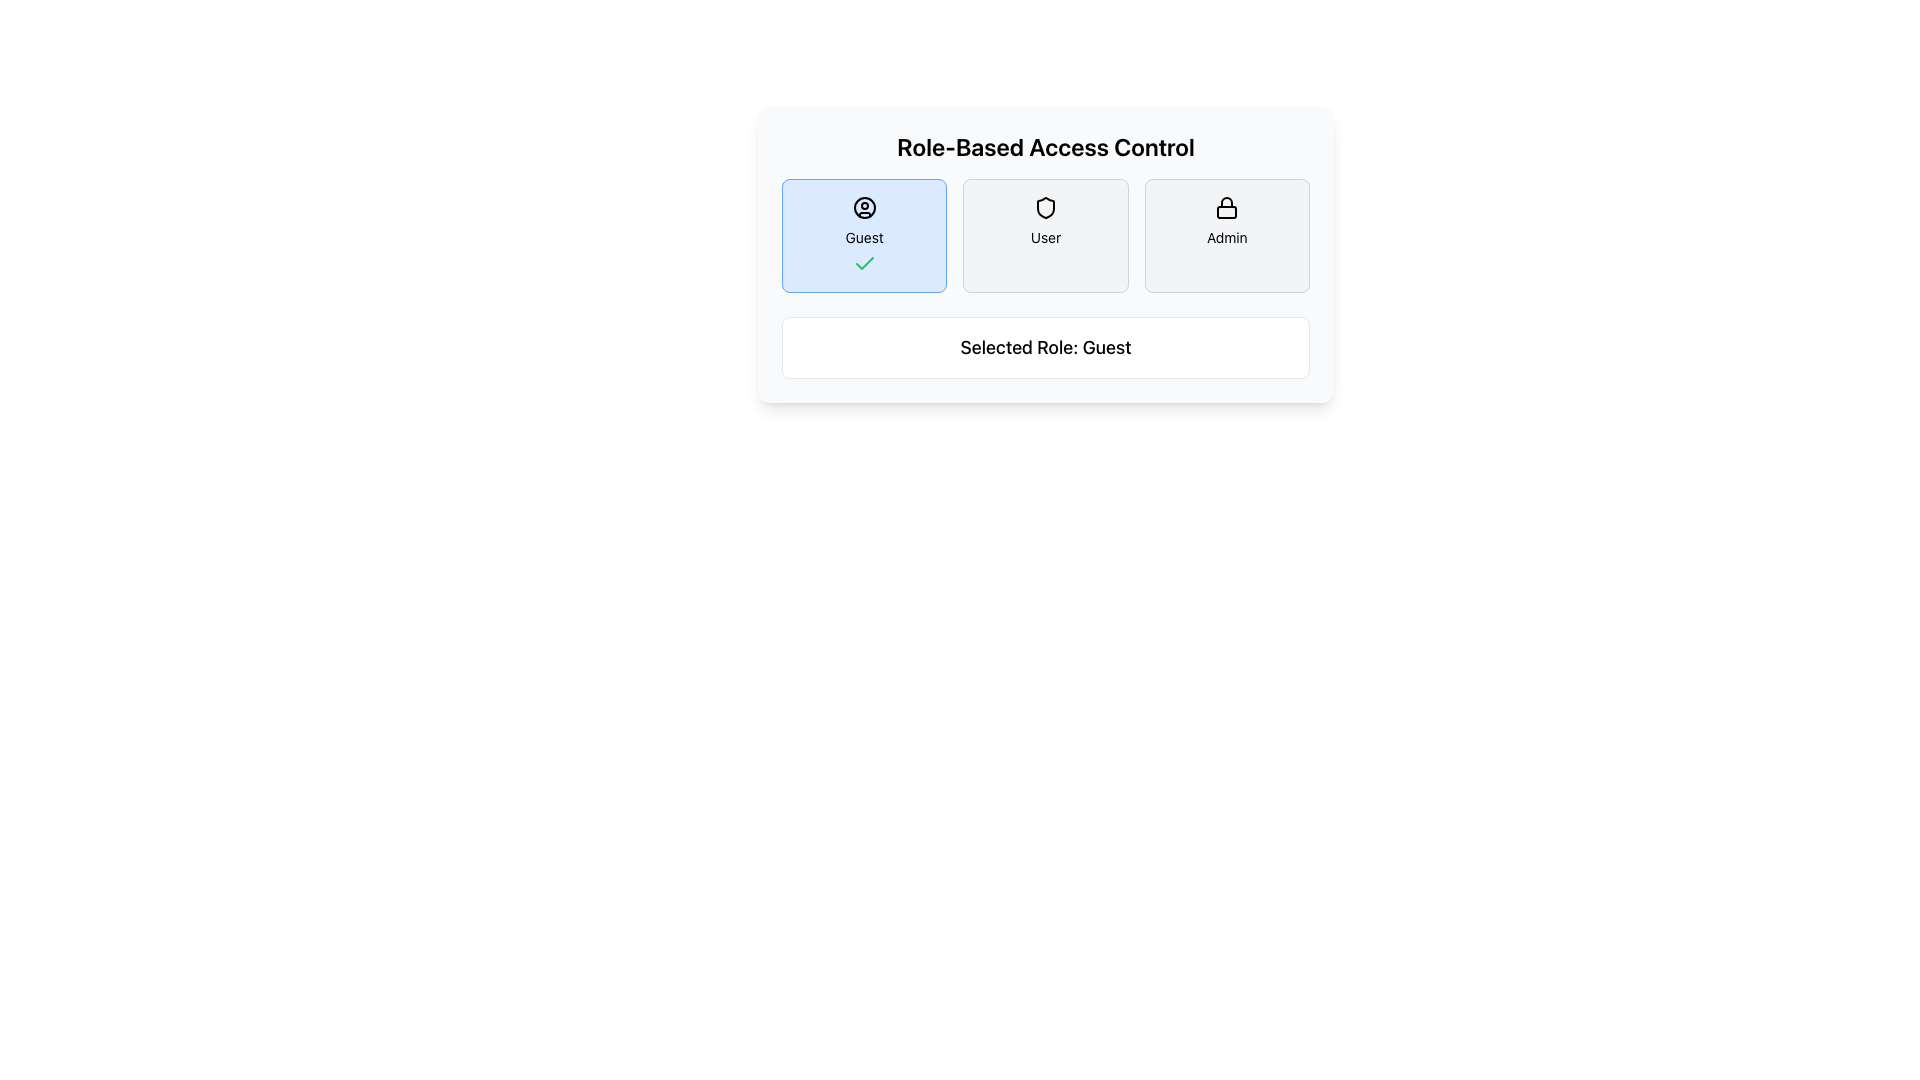  I want to click on the 'Admin' text label located at the bottom-center of the user role card, which is styled in a standard-sized sans-serif font and is part of the role selection interface, so click(1226, 237).